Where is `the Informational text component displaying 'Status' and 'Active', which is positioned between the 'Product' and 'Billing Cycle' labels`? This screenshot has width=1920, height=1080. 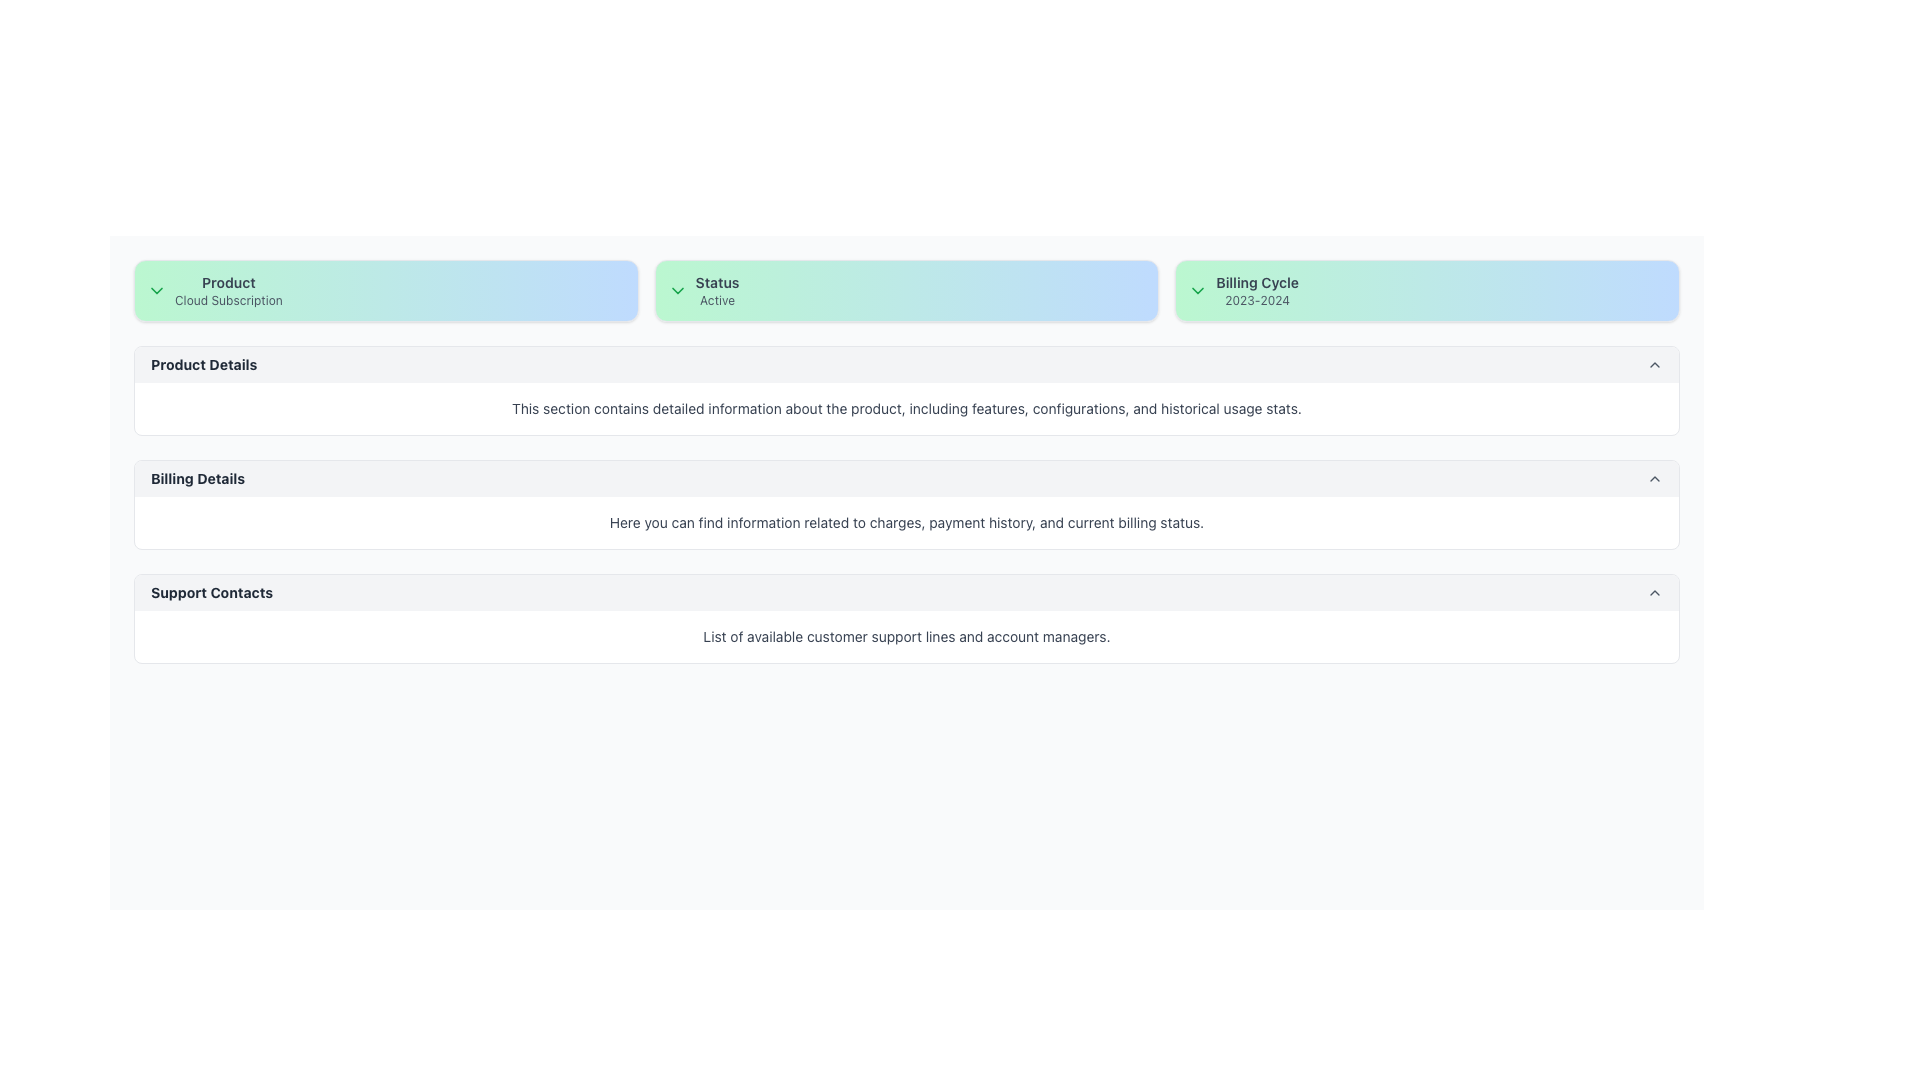
the Informational text component displaying 'Status' and 'Active', which is positioned between the 'Product' and 'Billing Cycle' labels is located at coordinates (717, 290).